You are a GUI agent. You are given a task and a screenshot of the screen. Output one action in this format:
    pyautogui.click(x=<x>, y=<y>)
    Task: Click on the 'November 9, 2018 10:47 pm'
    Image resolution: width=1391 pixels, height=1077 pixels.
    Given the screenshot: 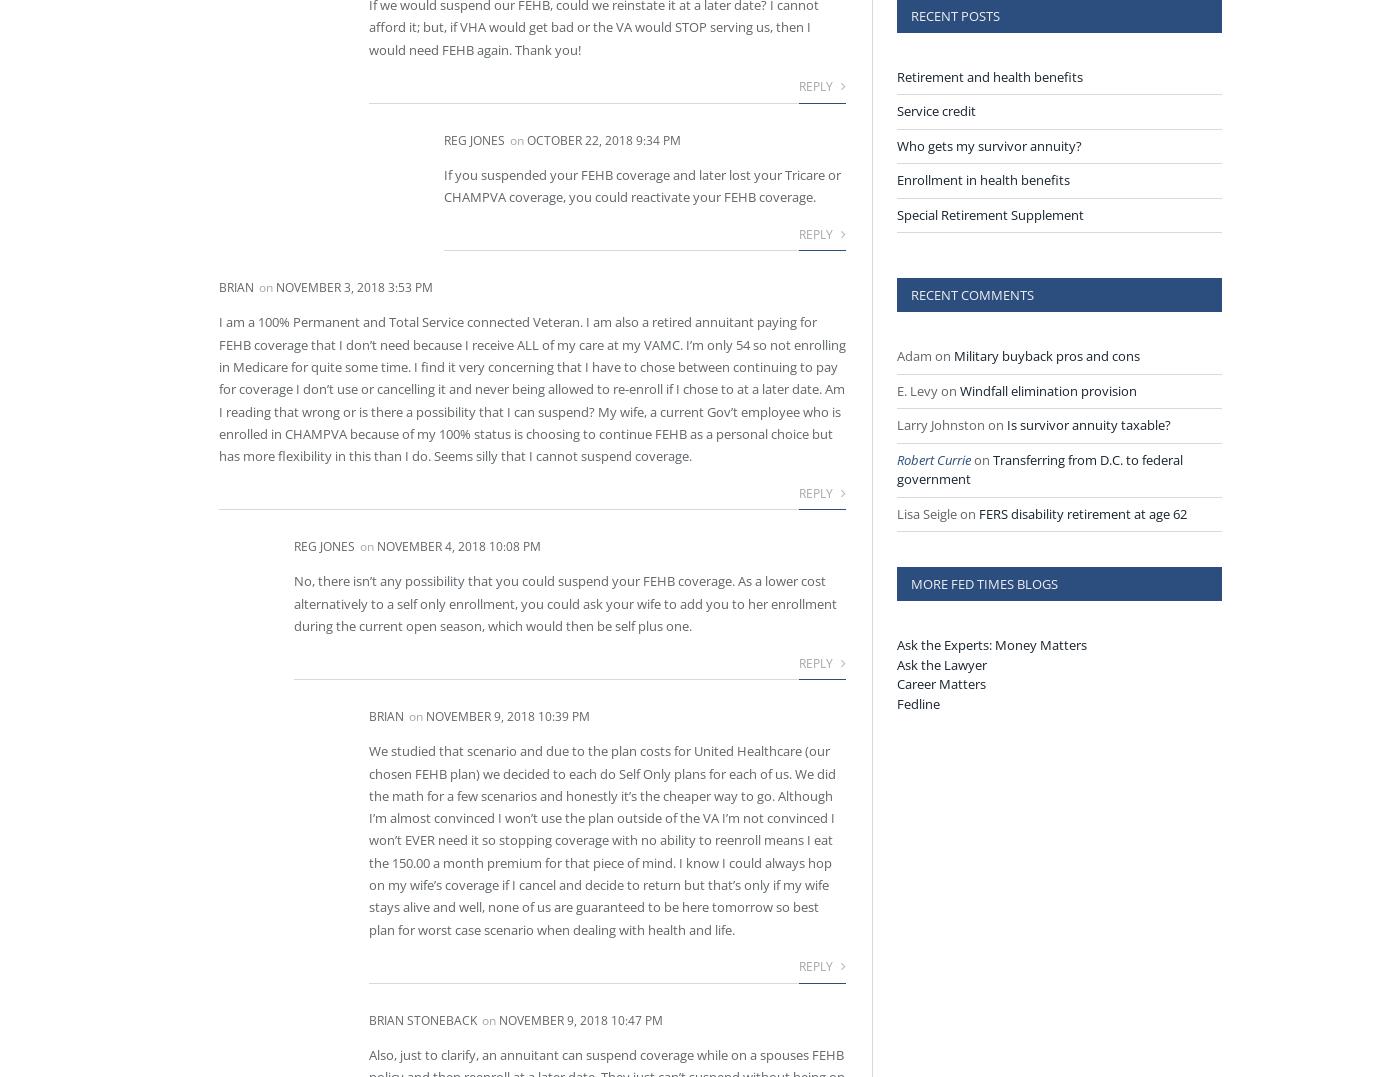 What is the action you would take?
    pyautogui.click(x=580, y=1018)
    